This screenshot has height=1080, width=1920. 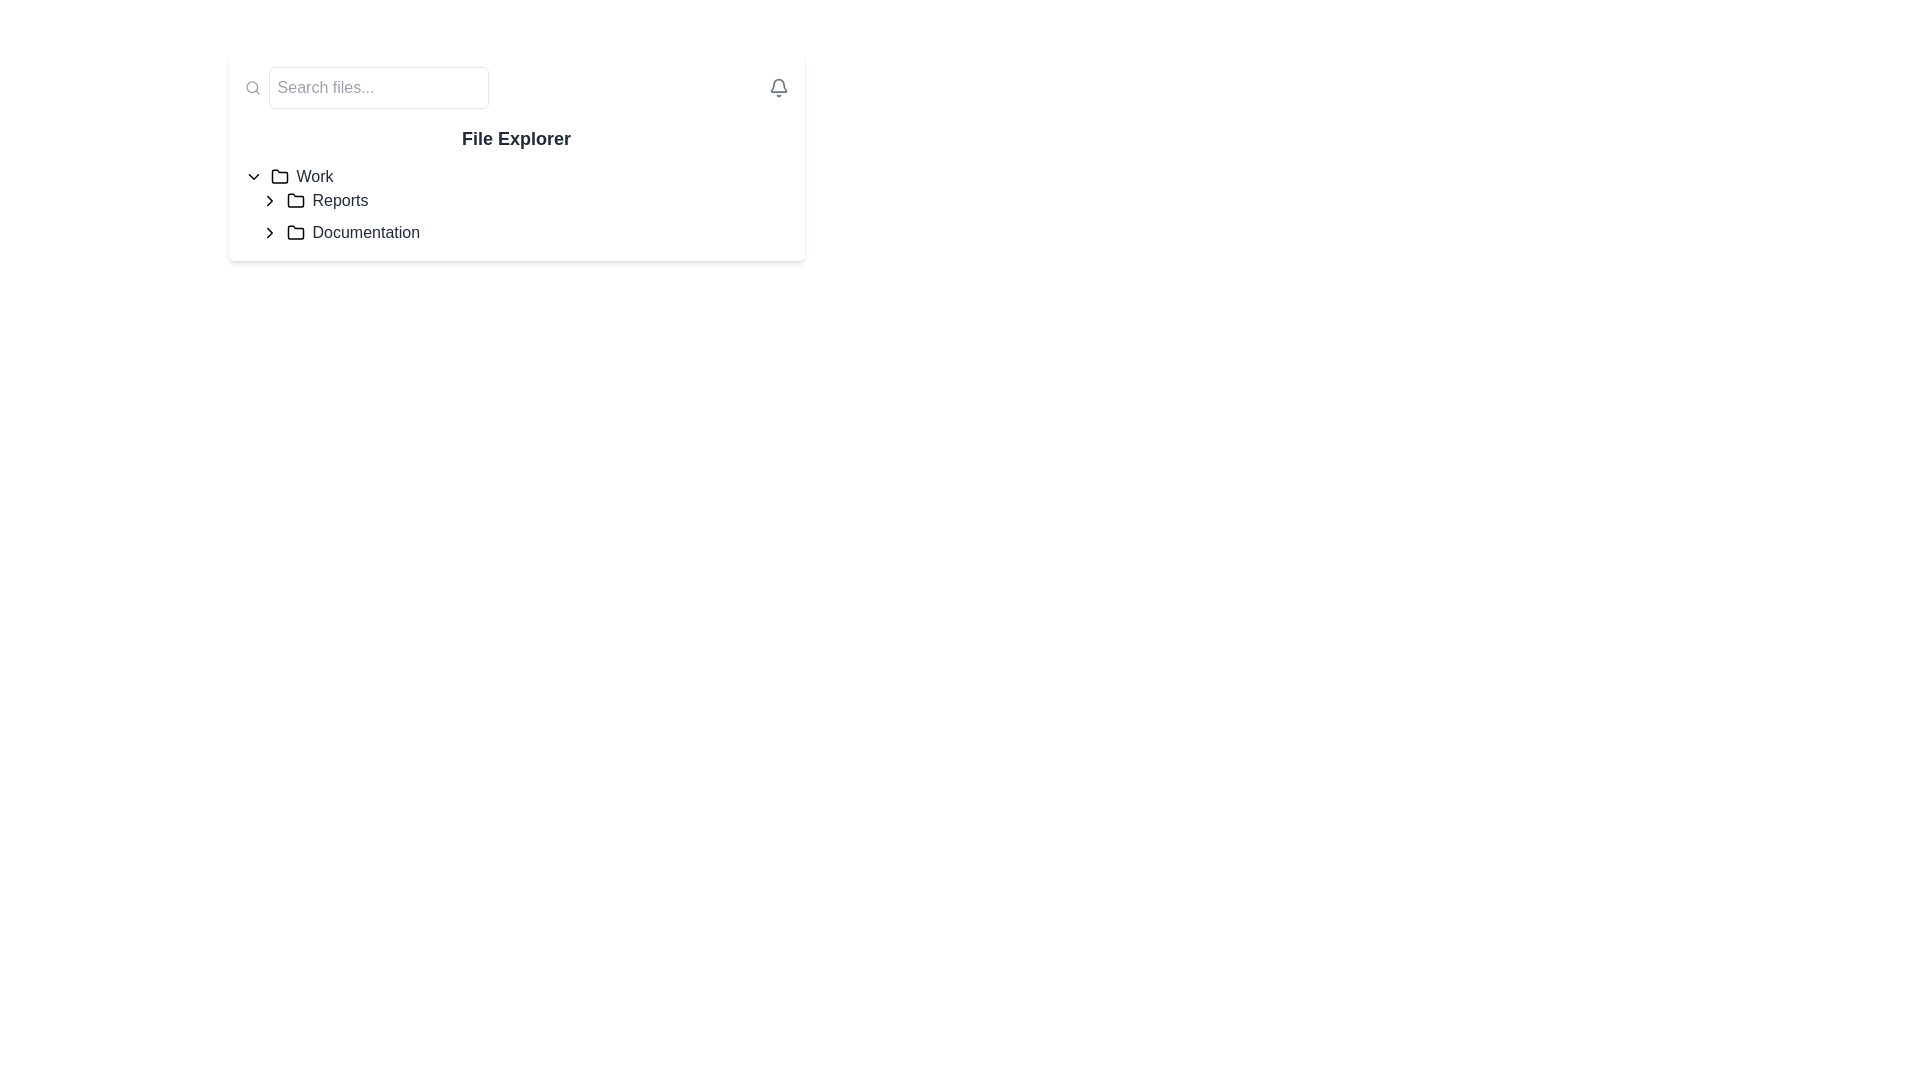 I want to click on the static text label 'Reports' which is styled with a medium-weight font and gray color, located below the 'Work' label and to the right of a folder icon in the 'File Explorer' section, so click(x=340, y=200).